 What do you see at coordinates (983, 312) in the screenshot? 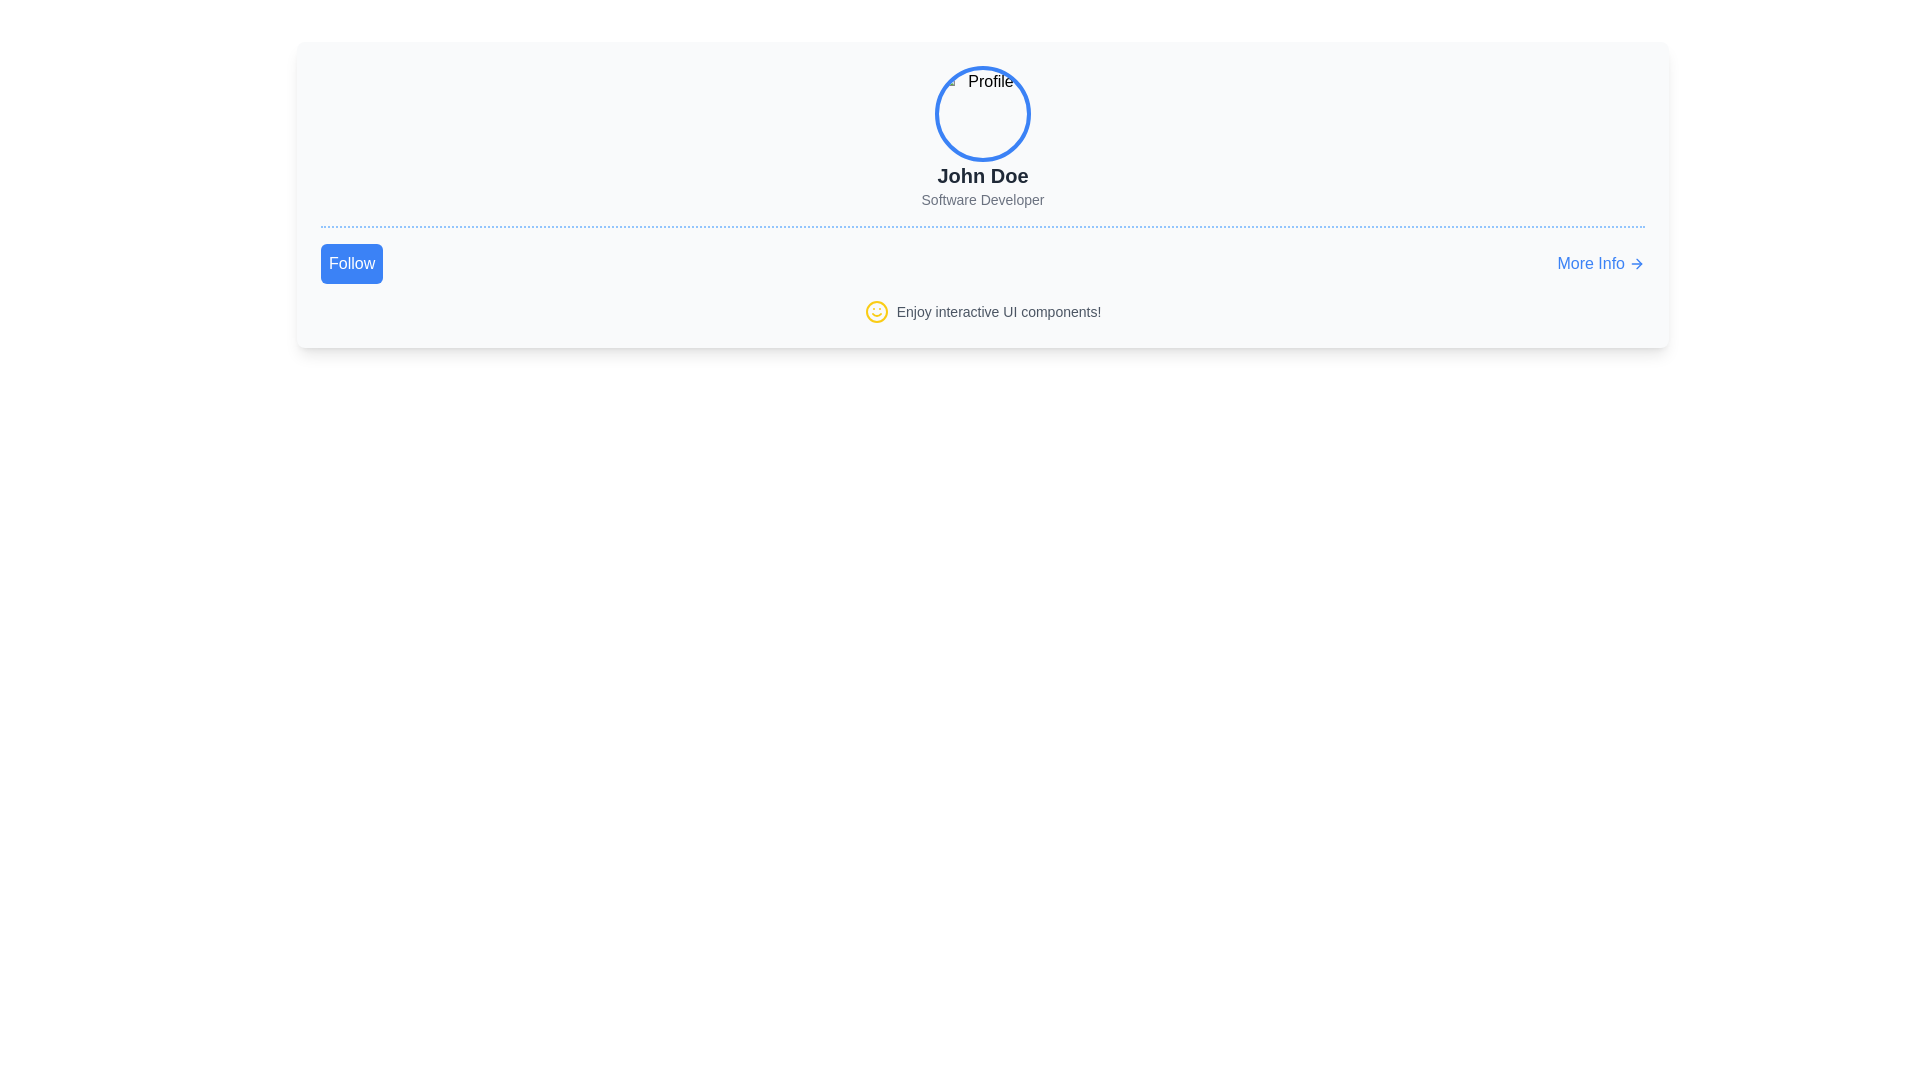
I see `informational label with an icon and text located in the lower section of the card layout, below the dashed blue line and centered horizontally, positioned underneath the 'John Doe' profile information card` at bounding box center [983, 312].